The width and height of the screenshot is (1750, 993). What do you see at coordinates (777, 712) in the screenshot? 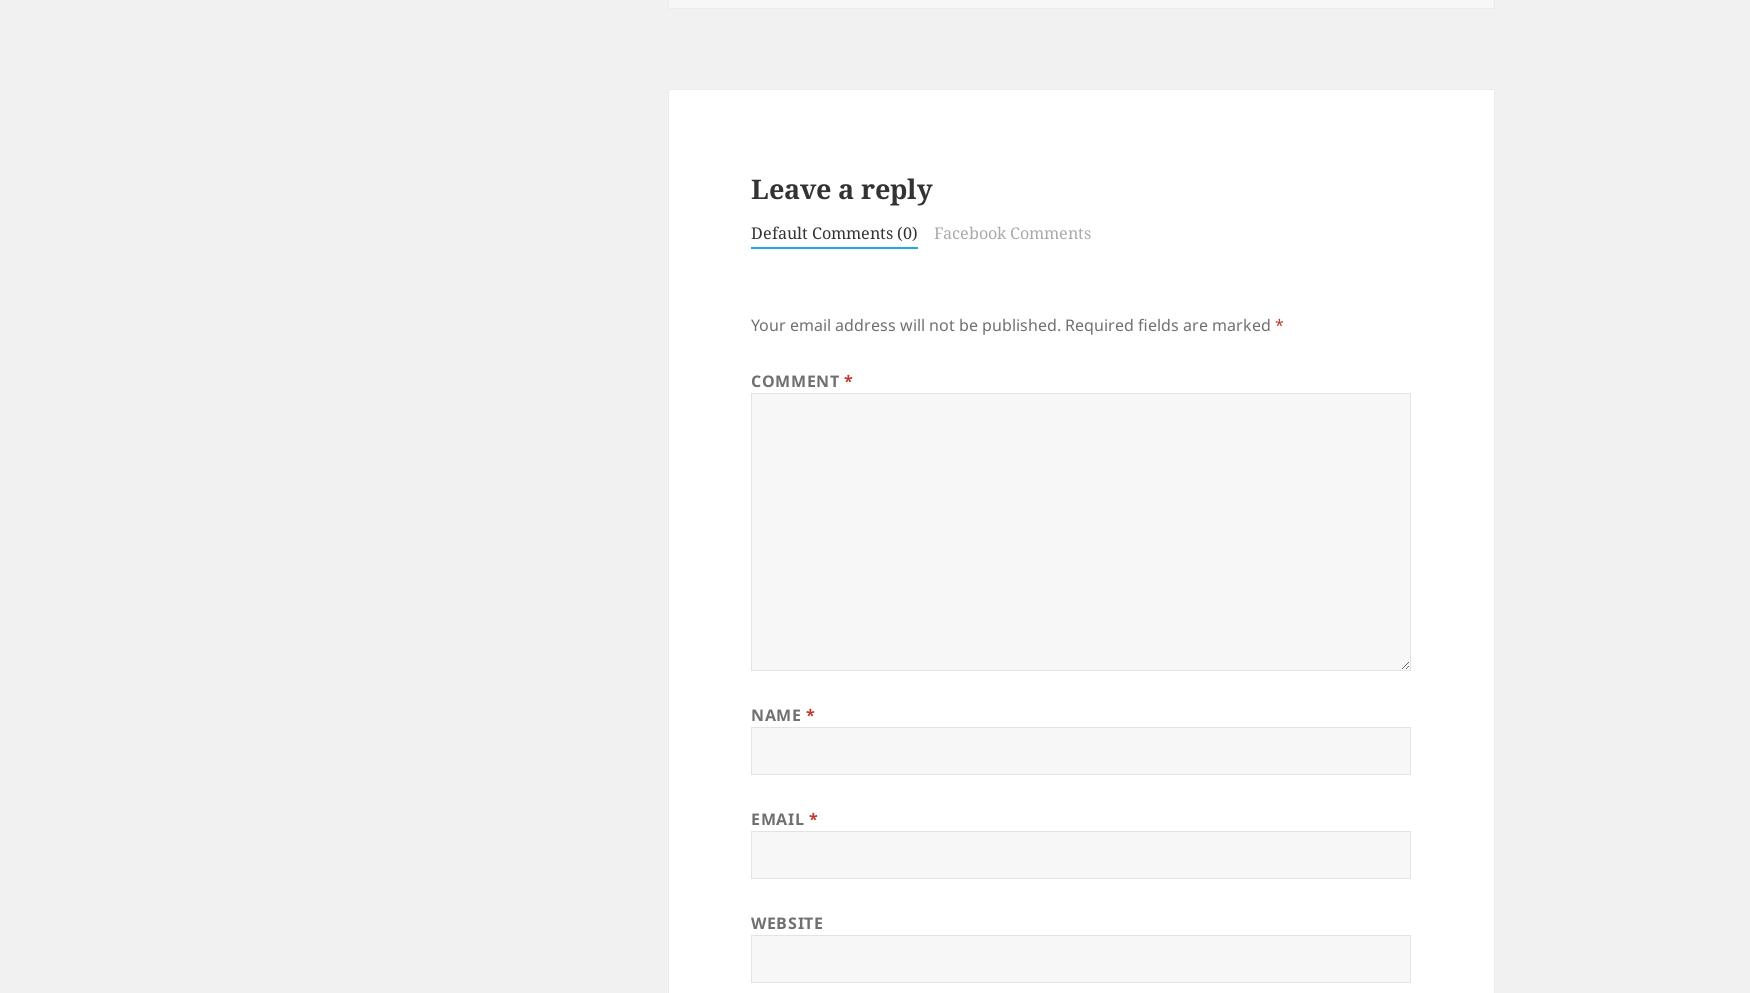
I see `'Name'` at bounding box center [777, 712].